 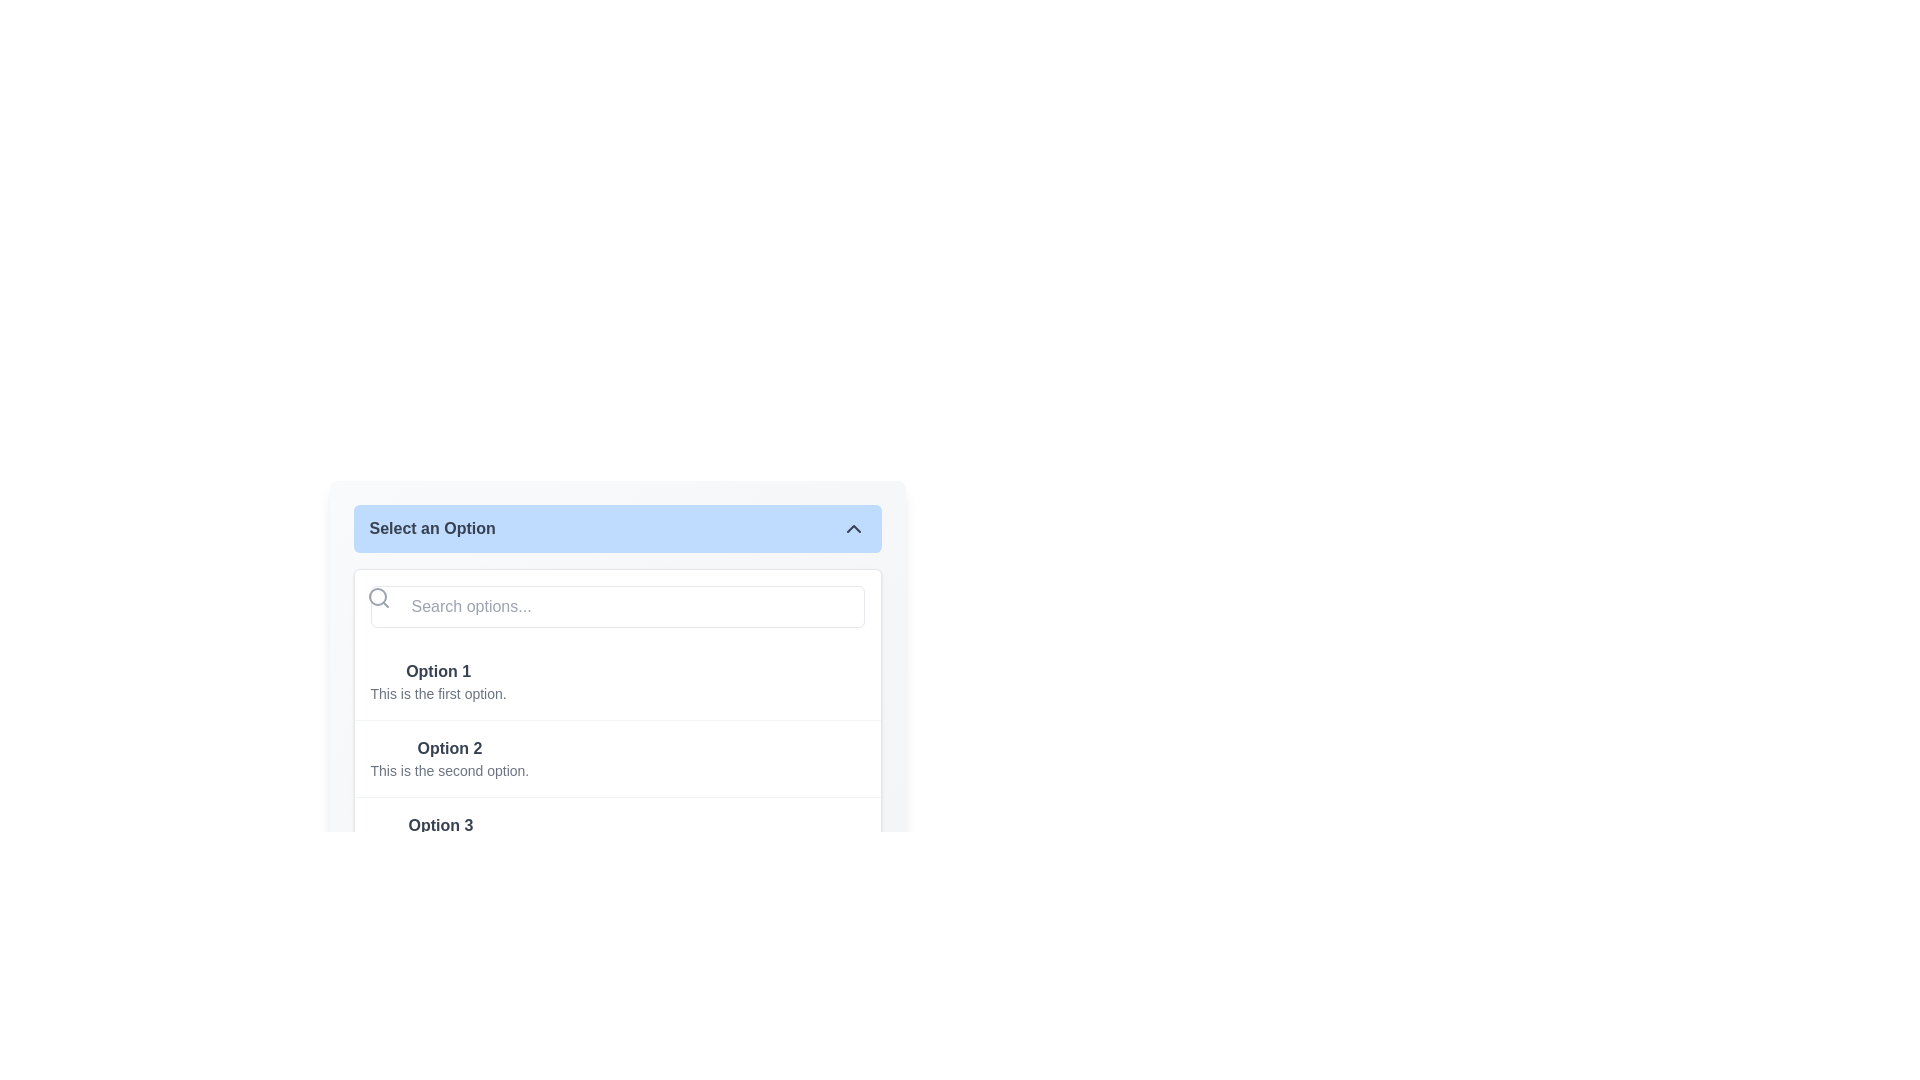 What do you see at coordinates (448, 748) in the screenshot?
I see `the static text that serves as the label for the second option in a selectable list, located between 'Option 1' and 'Option 3'` at bounding box center [448, 748].